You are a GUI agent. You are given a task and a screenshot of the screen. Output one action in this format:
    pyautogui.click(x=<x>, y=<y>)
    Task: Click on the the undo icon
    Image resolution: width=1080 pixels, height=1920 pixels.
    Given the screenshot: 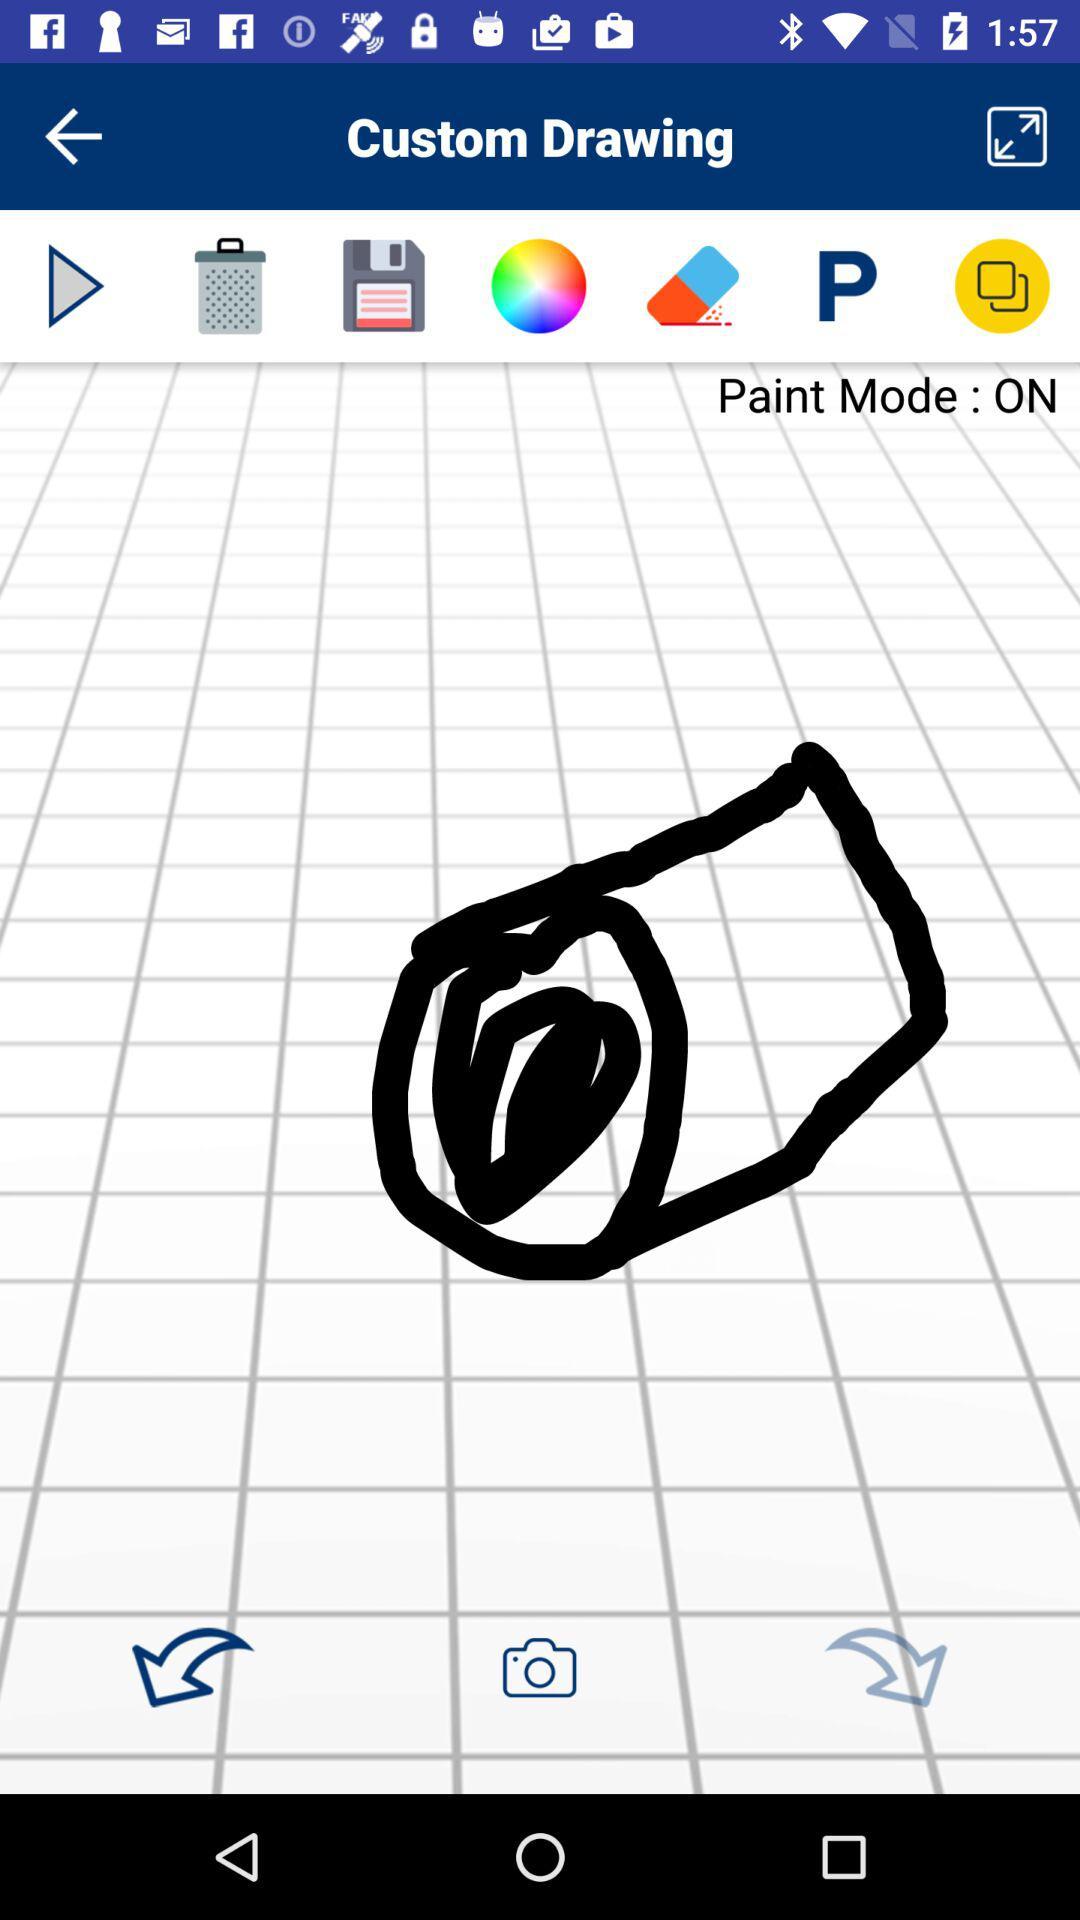 What is the action you would take?
    pyautogui.click(x=193, y=1668)
    